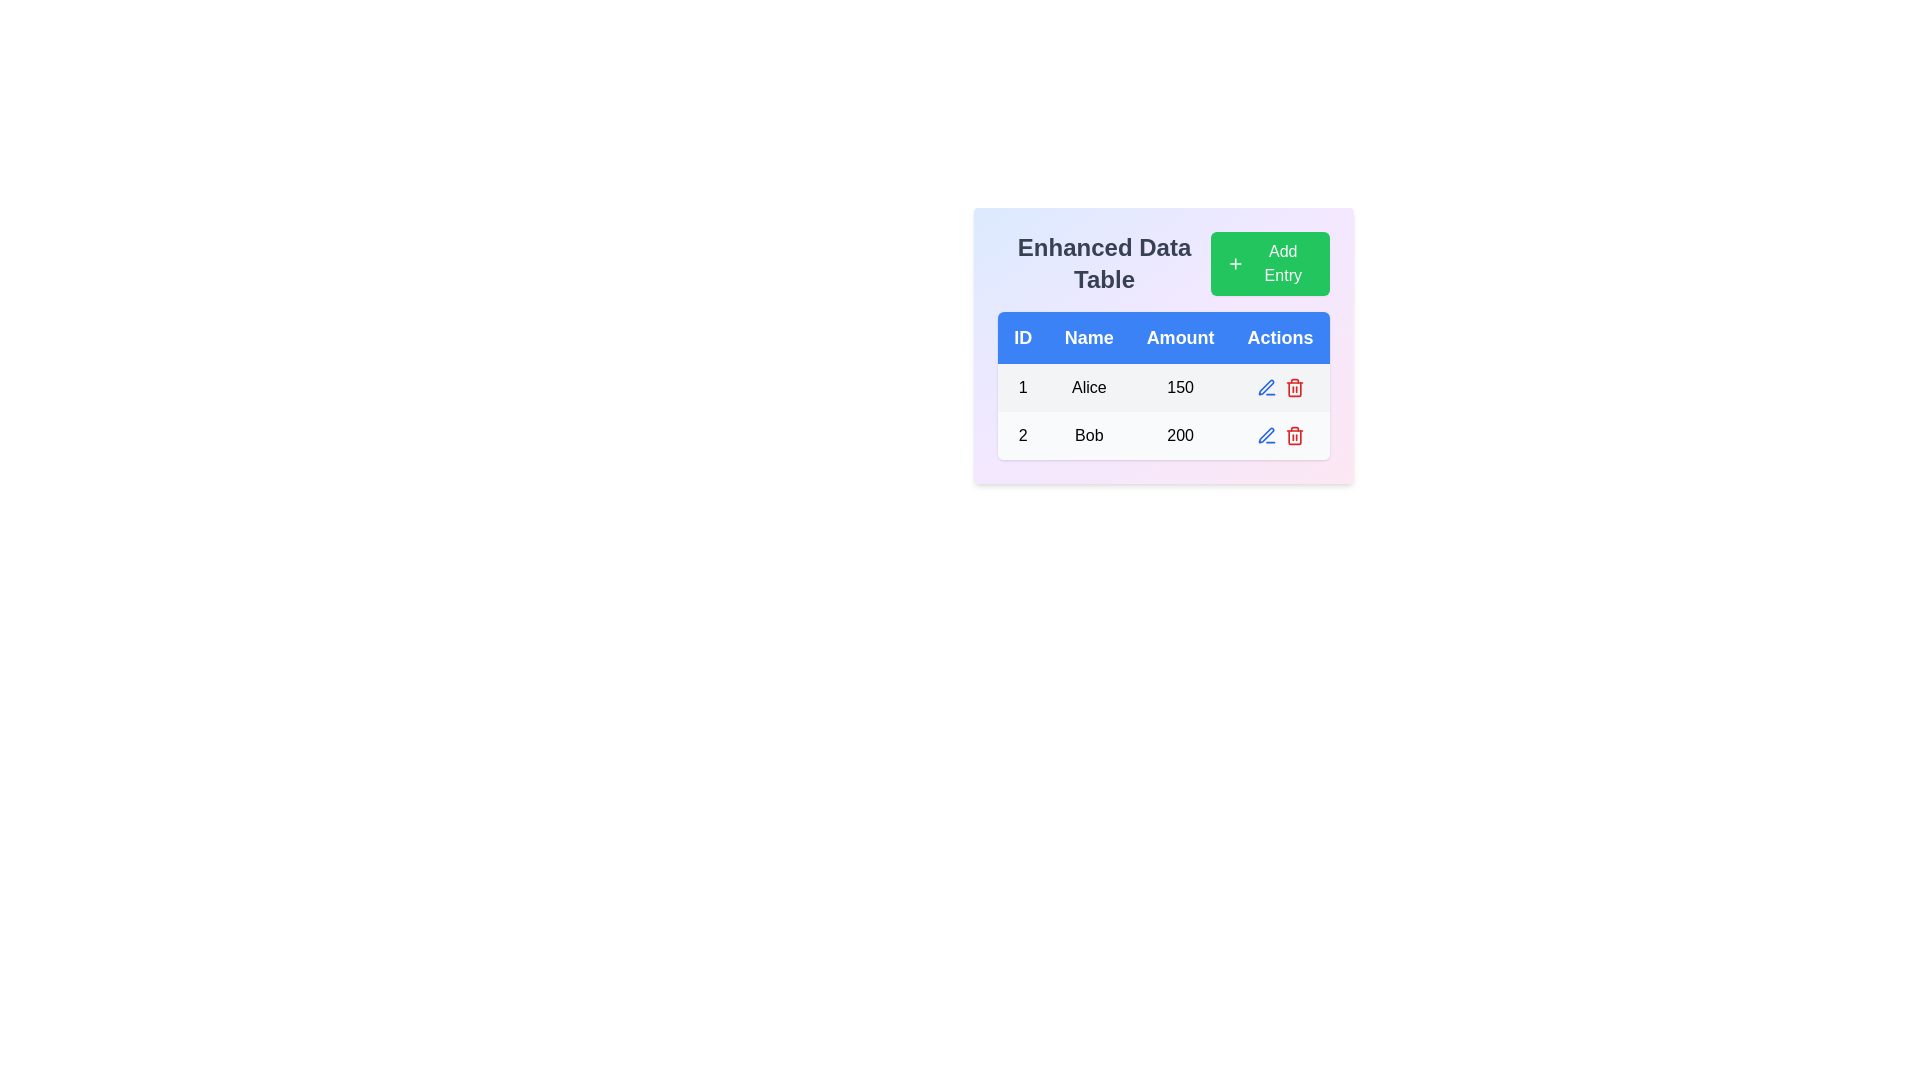  What do you see at coordinates (1180, 388) in the screenshot?
I see `numeric amount displayed in the third column under the 'Amount' header for the entry 'Alice' in the data table` at bounding box center [1180, 388].